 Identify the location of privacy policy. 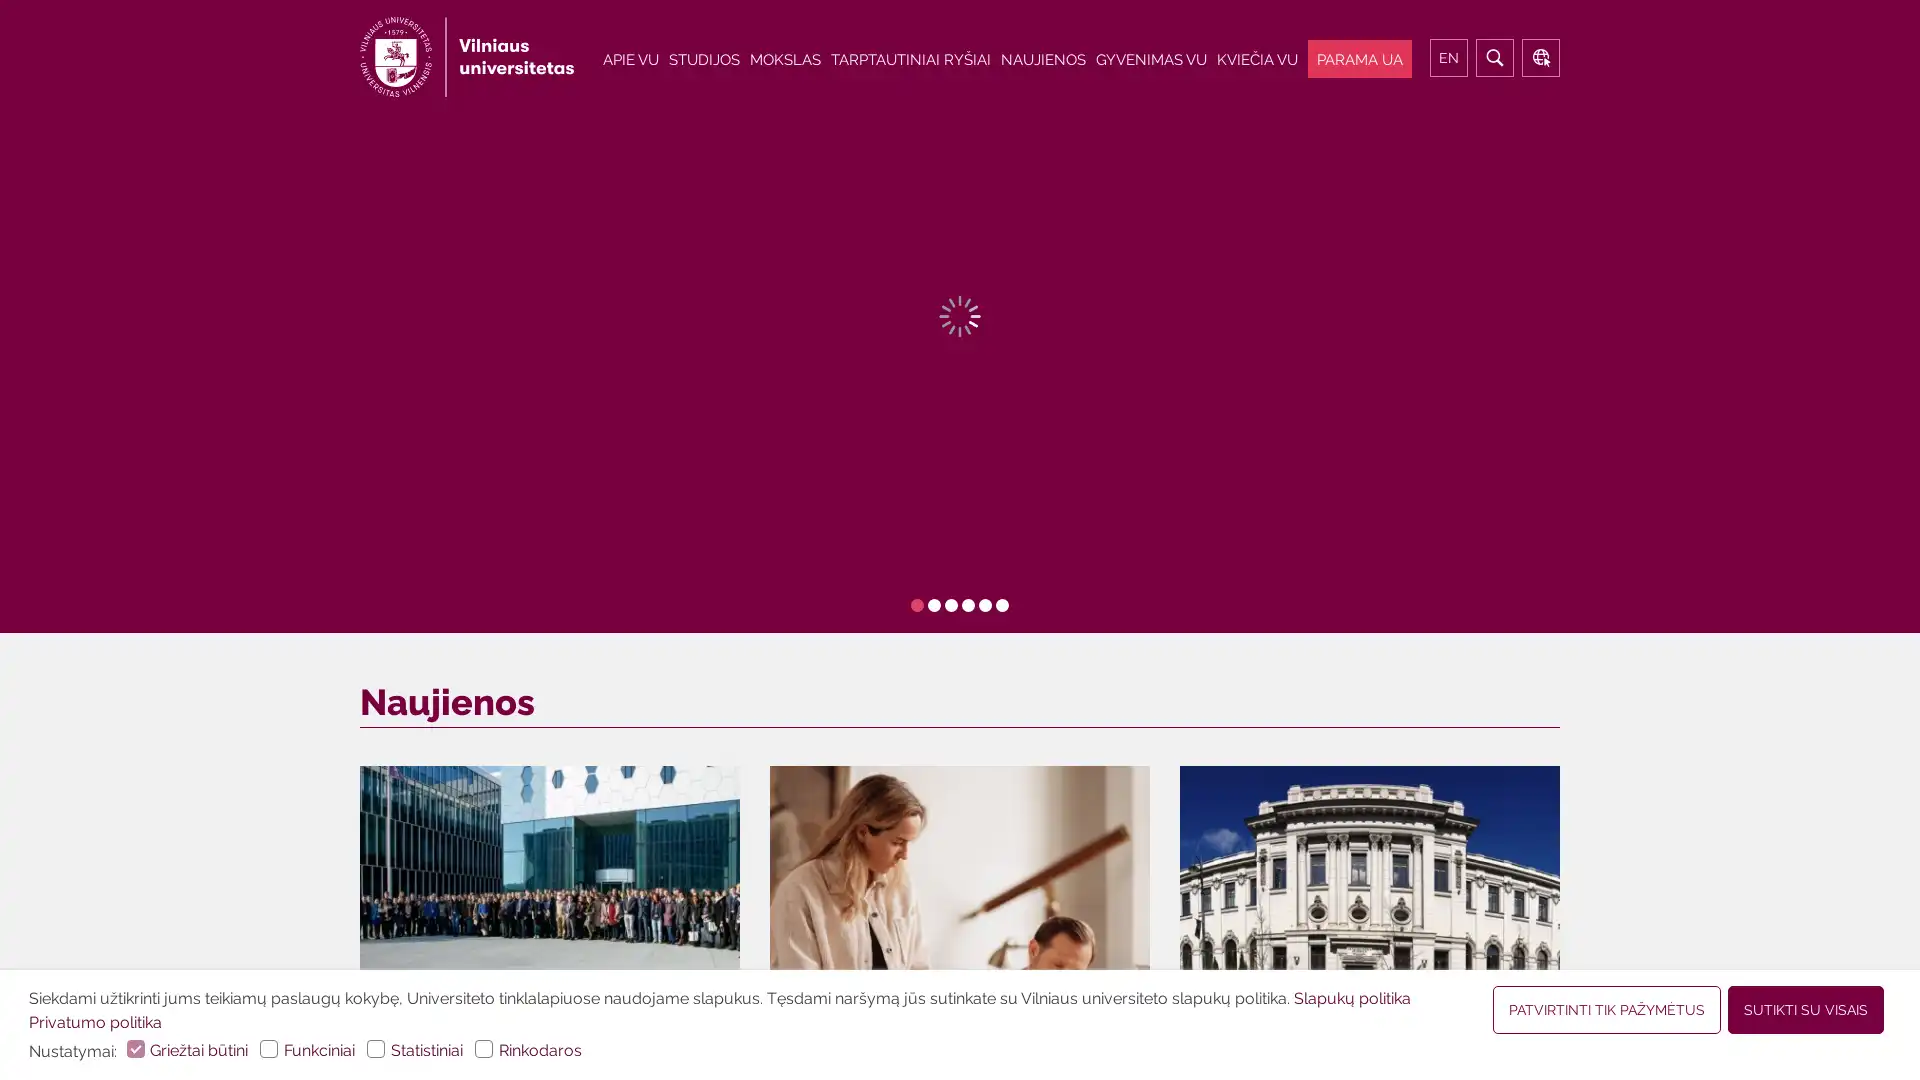
(95, 1022).